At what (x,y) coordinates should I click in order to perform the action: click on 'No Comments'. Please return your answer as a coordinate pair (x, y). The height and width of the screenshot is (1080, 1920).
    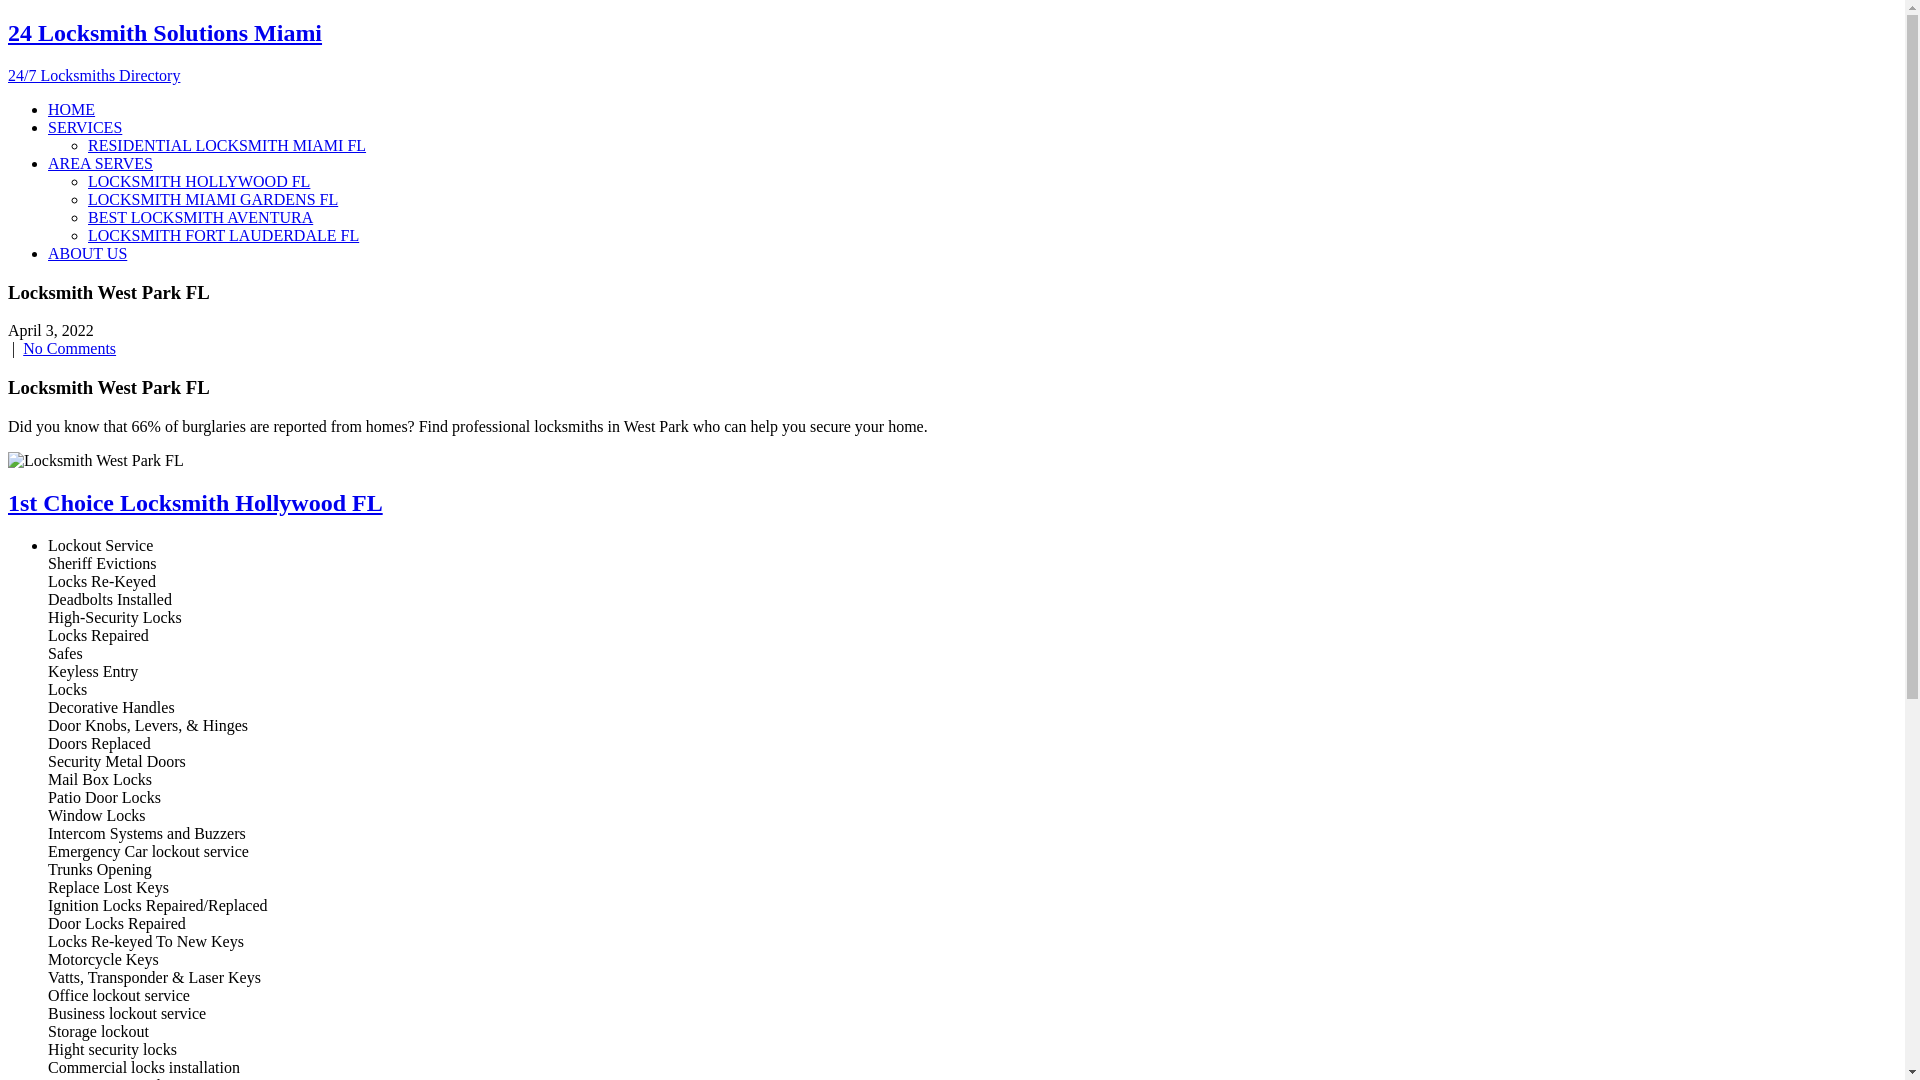
    Looking at the image, I should click on (23, 347).